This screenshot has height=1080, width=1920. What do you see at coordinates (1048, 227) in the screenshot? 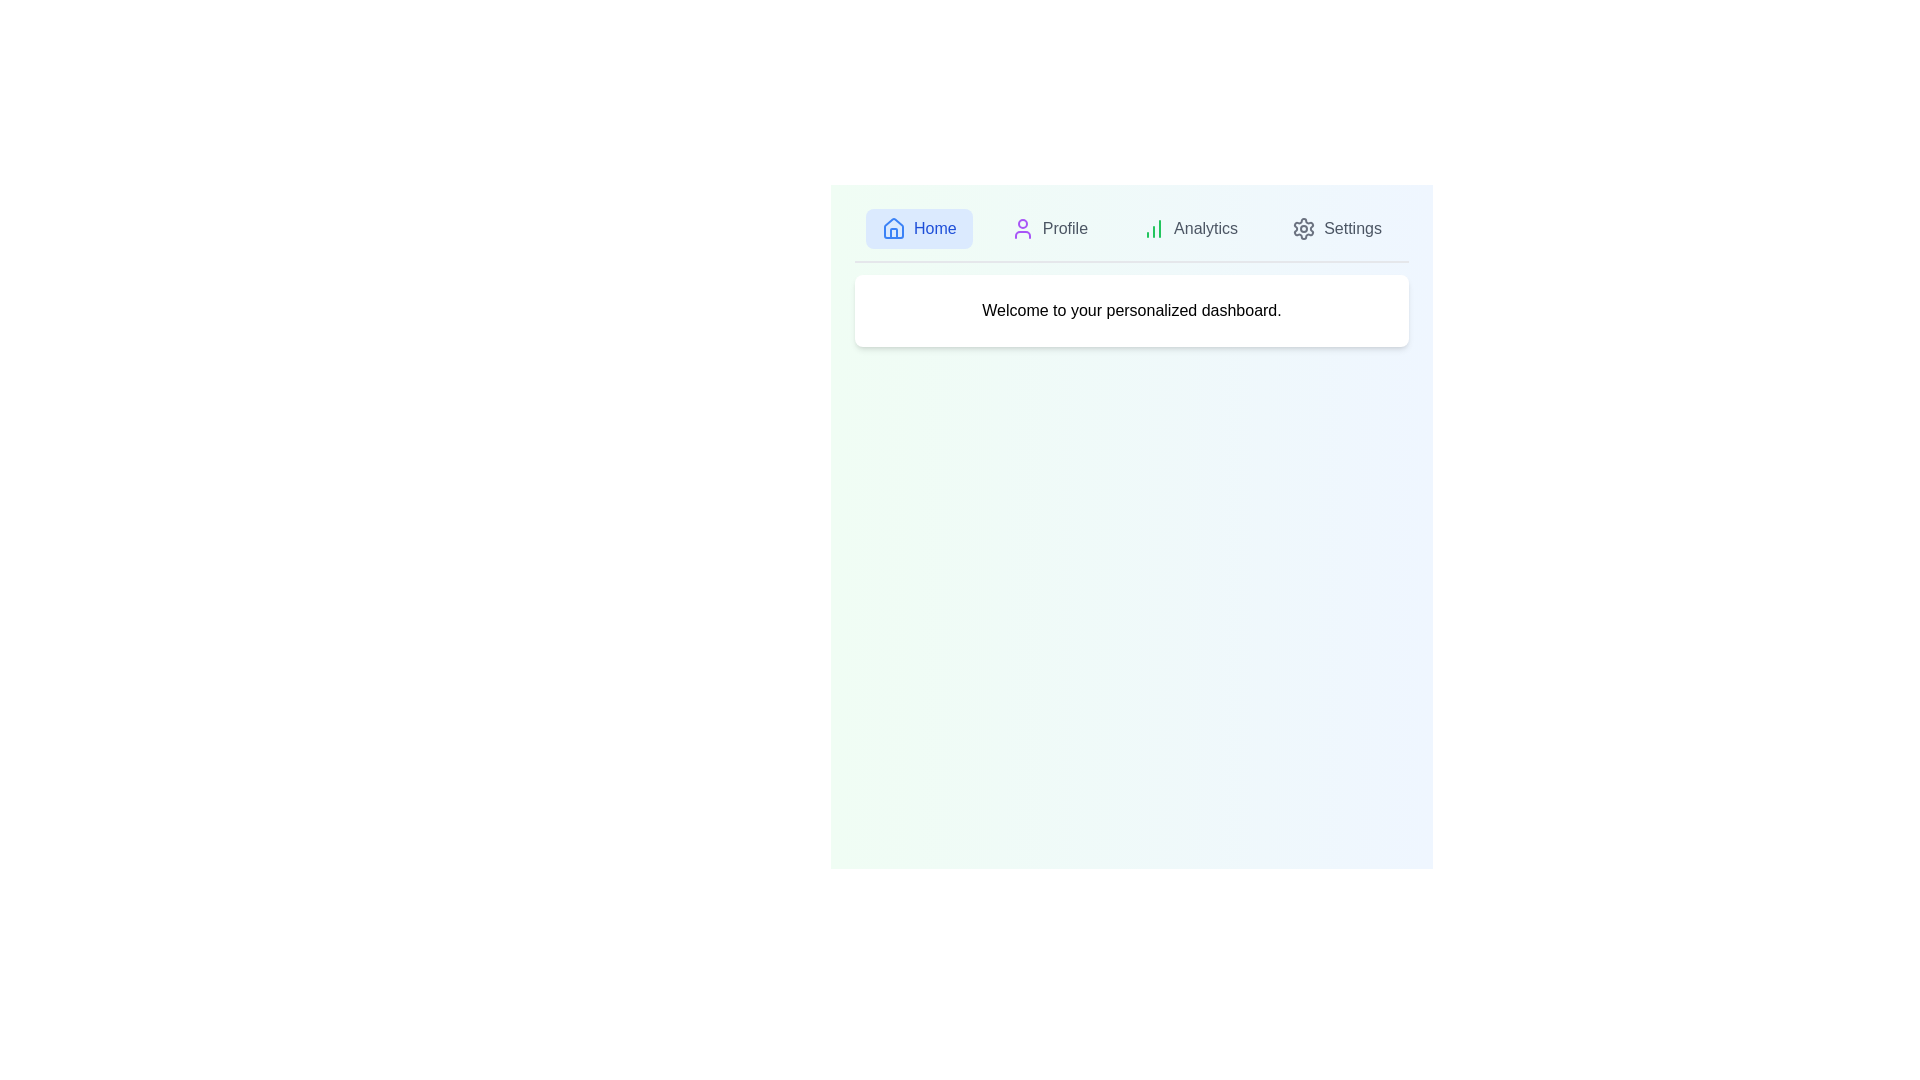
I see `the tab labeled Profile` at bounding box center [1048, 227].